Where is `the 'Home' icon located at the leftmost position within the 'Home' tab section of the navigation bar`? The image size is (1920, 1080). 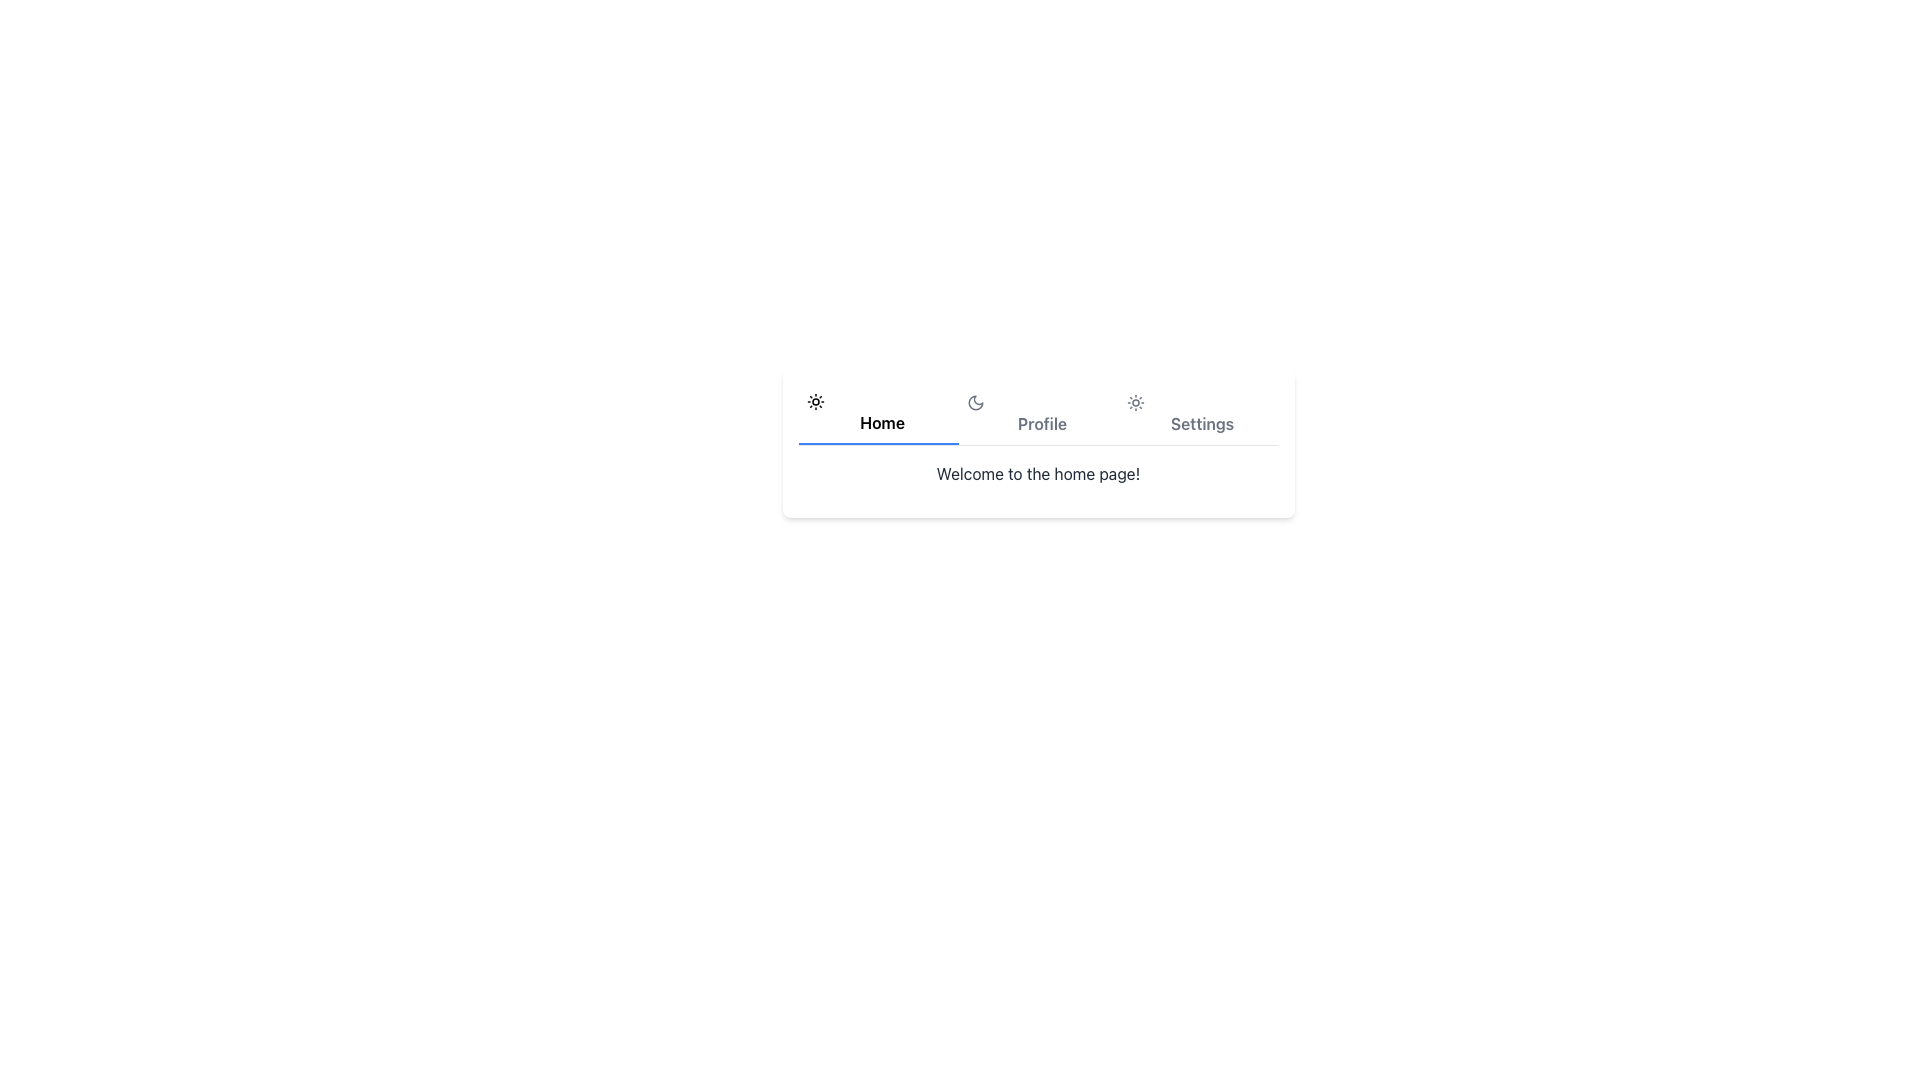 the 'Home' icon located at the leftmost position within the 'Home' tab section of the navigation bar is located at coordinates (815, 401).